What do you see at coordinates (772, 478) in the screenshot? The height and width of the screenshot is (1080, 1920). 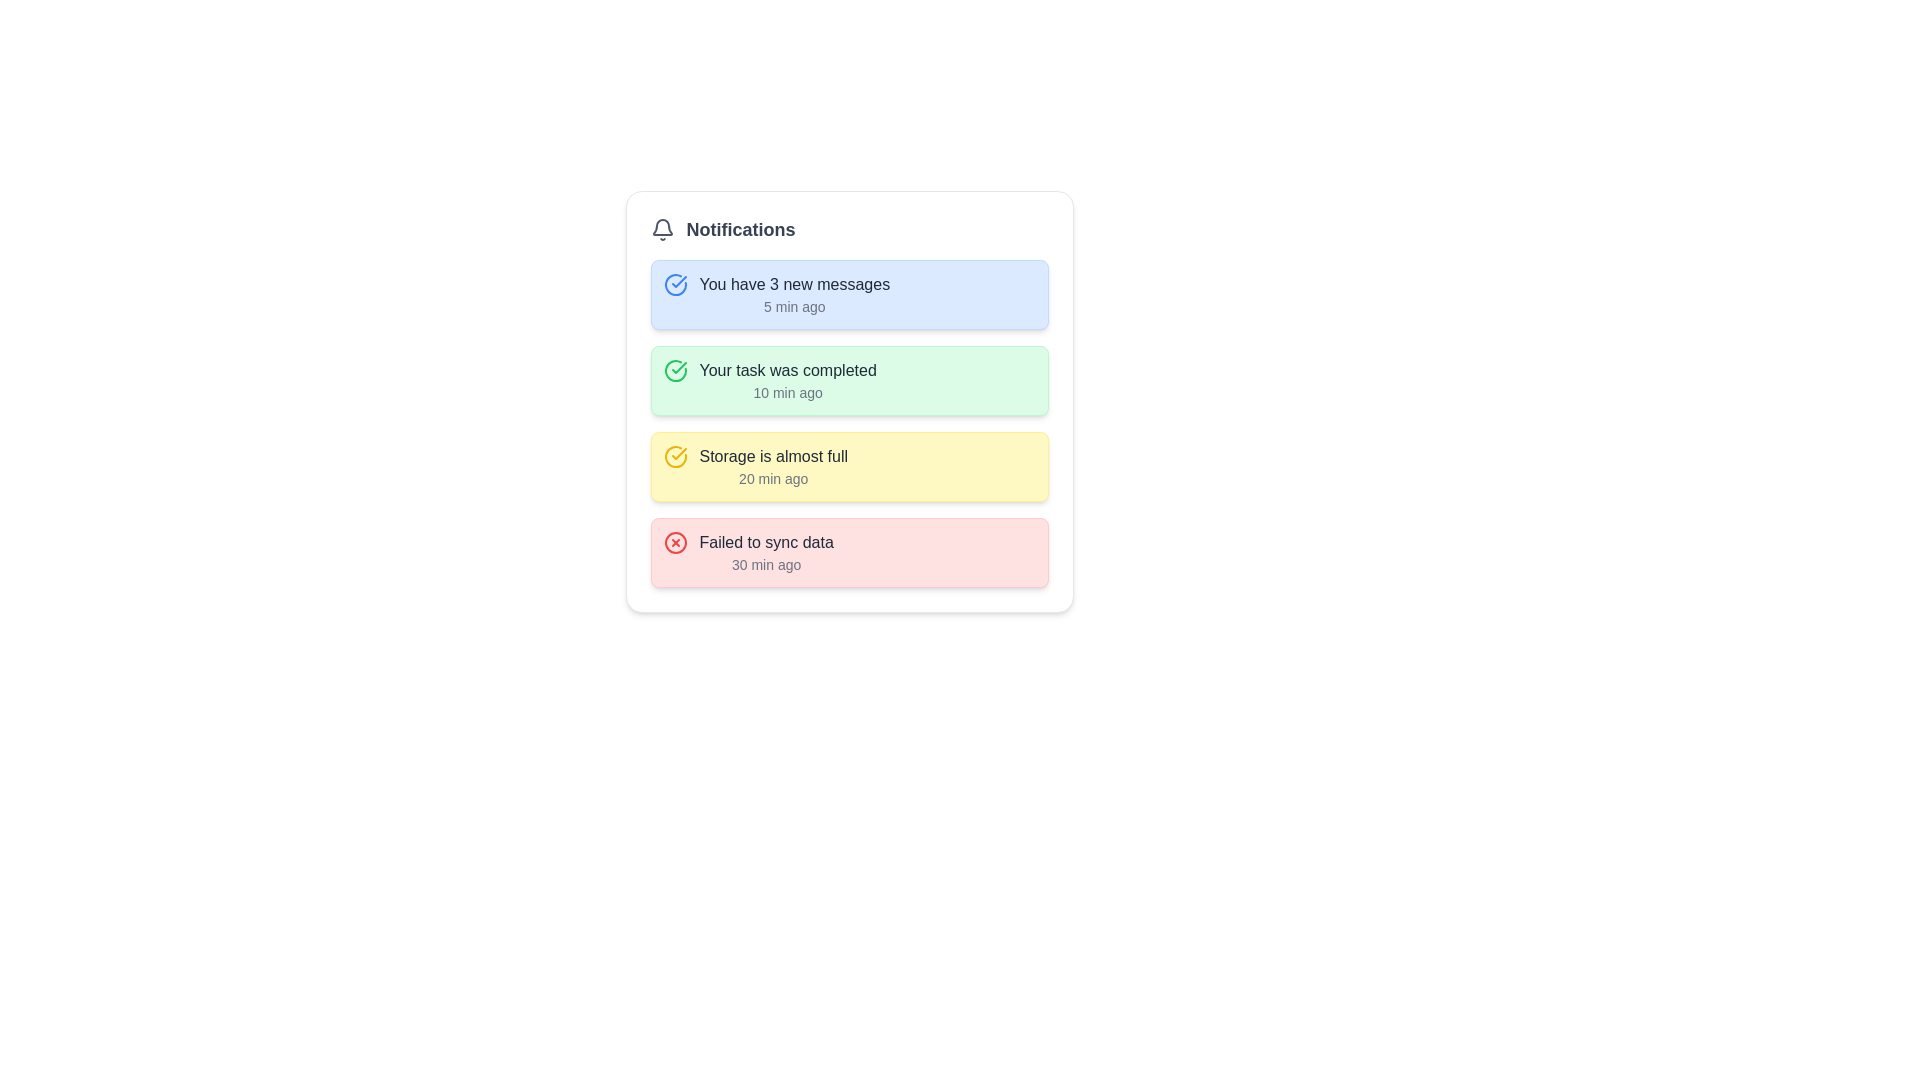 I see `the text element displaying the relative time of the notification's occurrence, located at the bottom-right corner of the 'Storage is almost full' notification tile` at bounding box center [772, 478].